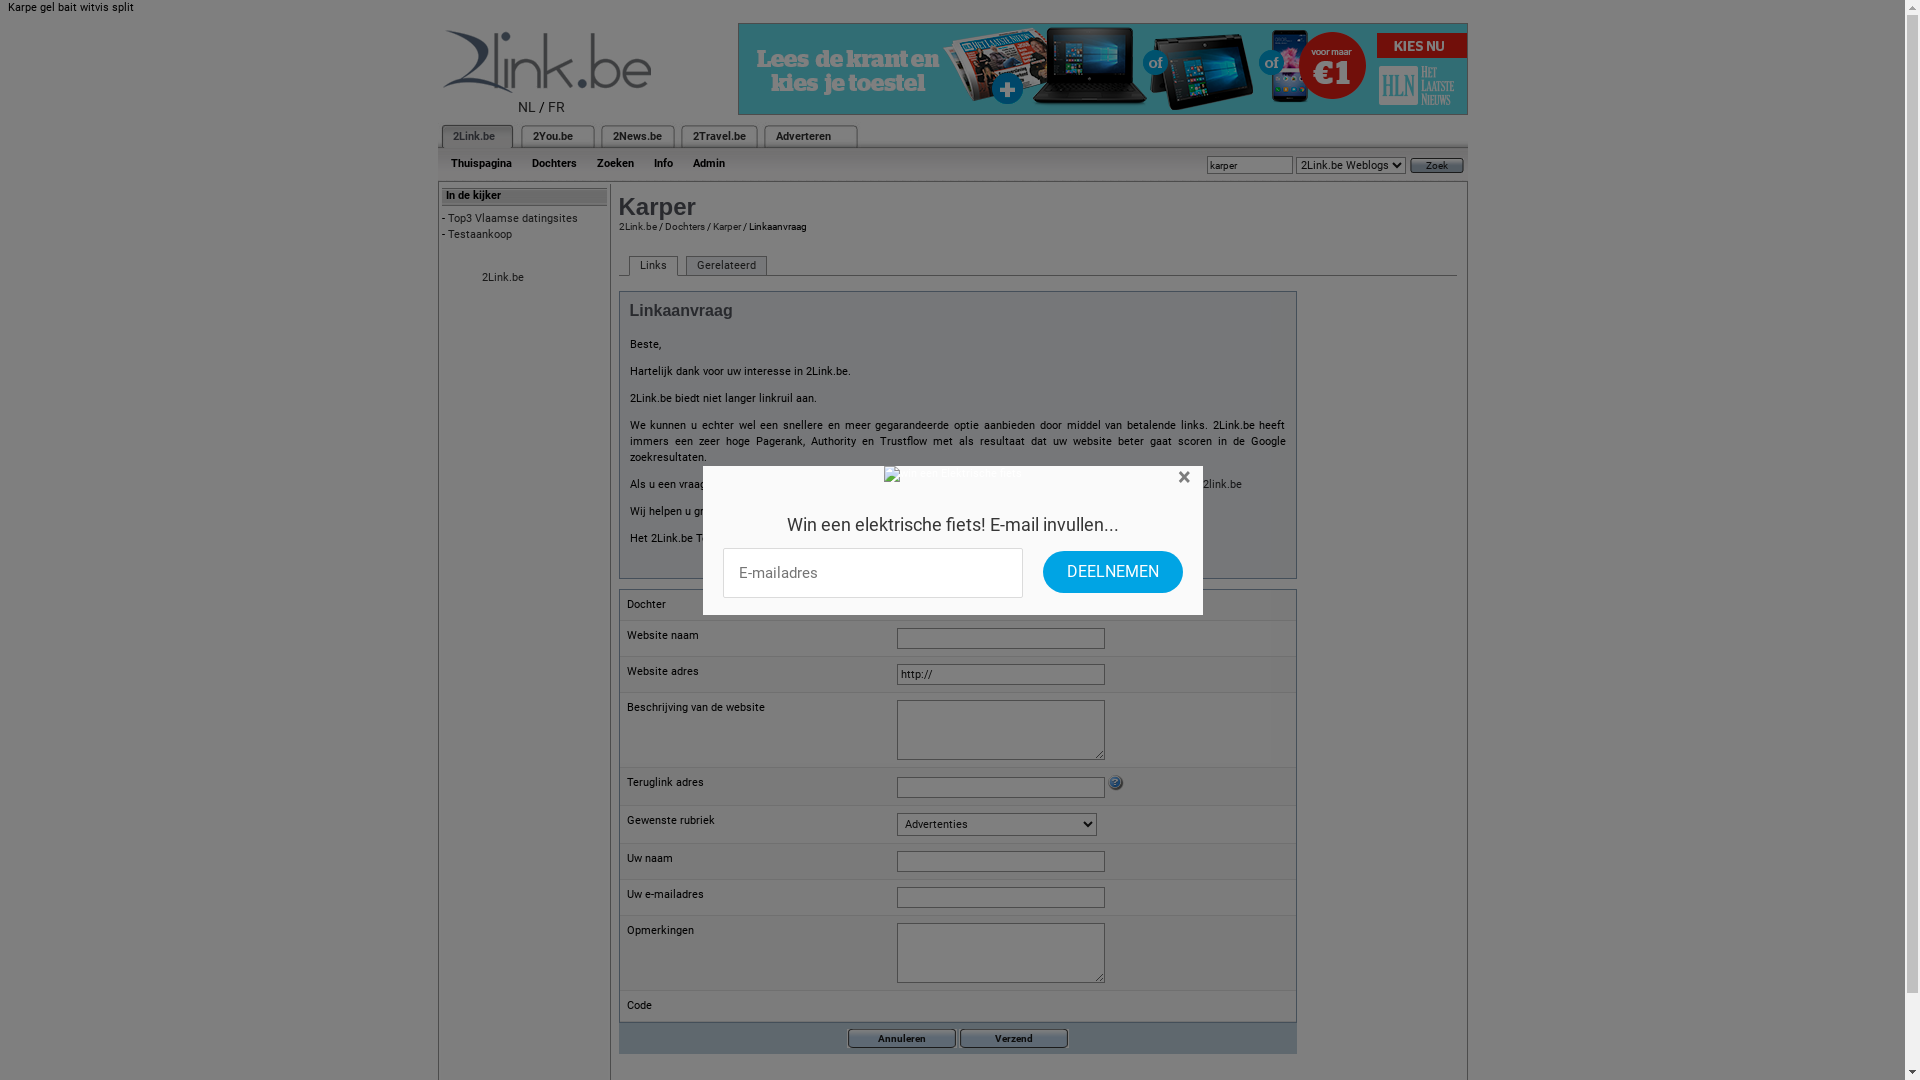  What do you see at coordinates (552, 135) in the screenshot?
I see `'2You.be'` at bounding box center [552, 135].